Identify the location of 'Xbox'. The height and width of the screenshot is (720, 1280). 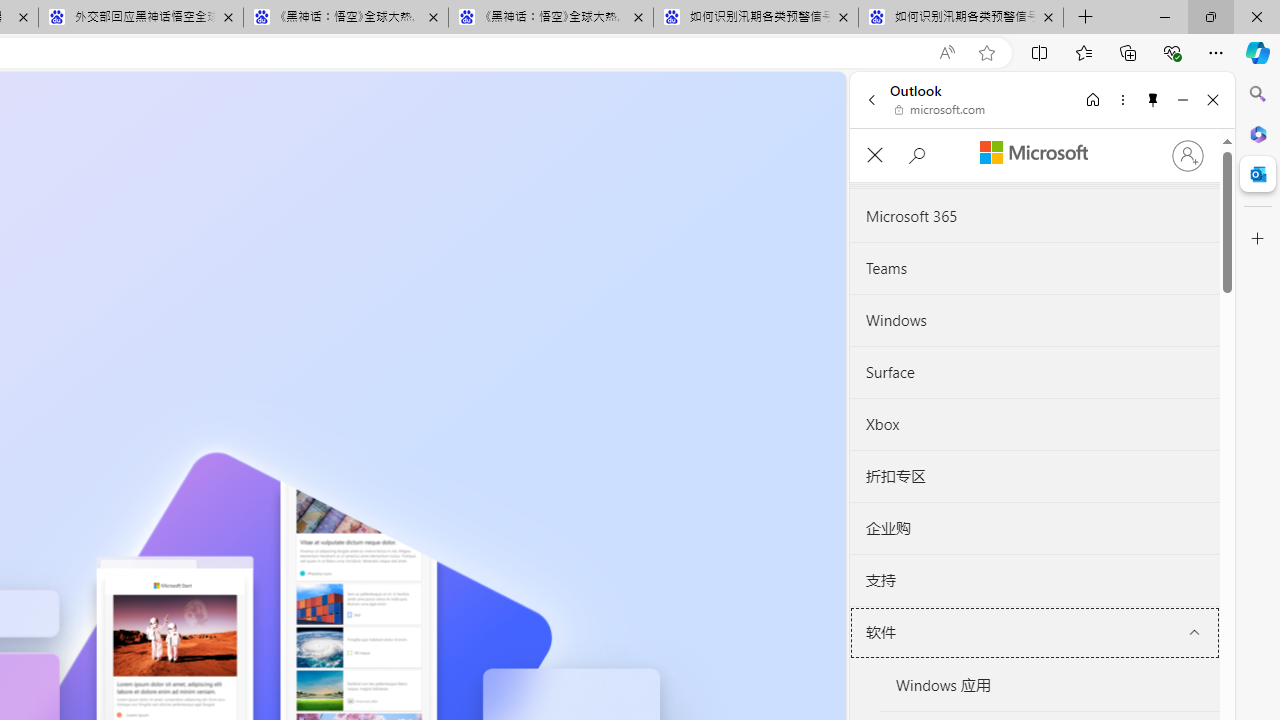
(1034, 423).